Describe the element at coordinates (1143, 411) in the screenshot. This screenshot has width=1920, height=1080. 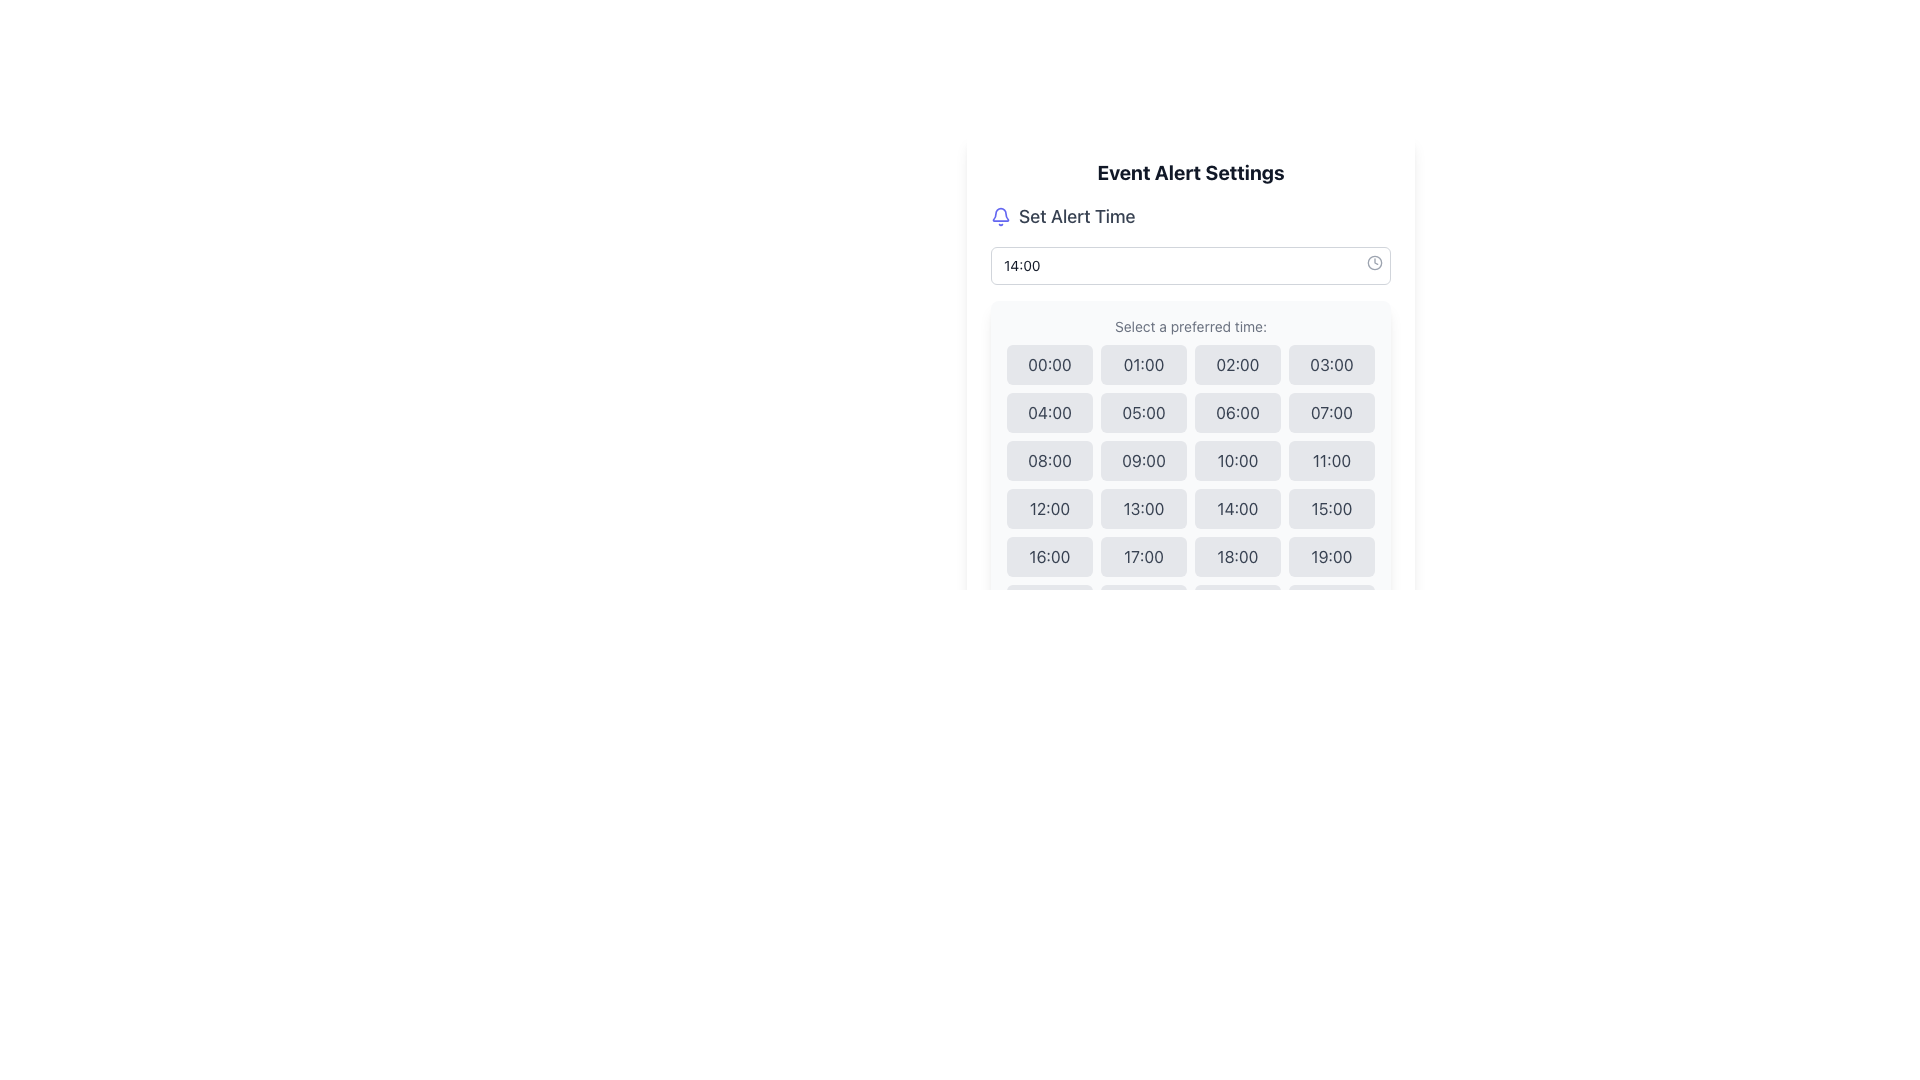
I see `the button labeled '05:00' in the 'Select a preferred time' section to confirm the selected time` at that location.